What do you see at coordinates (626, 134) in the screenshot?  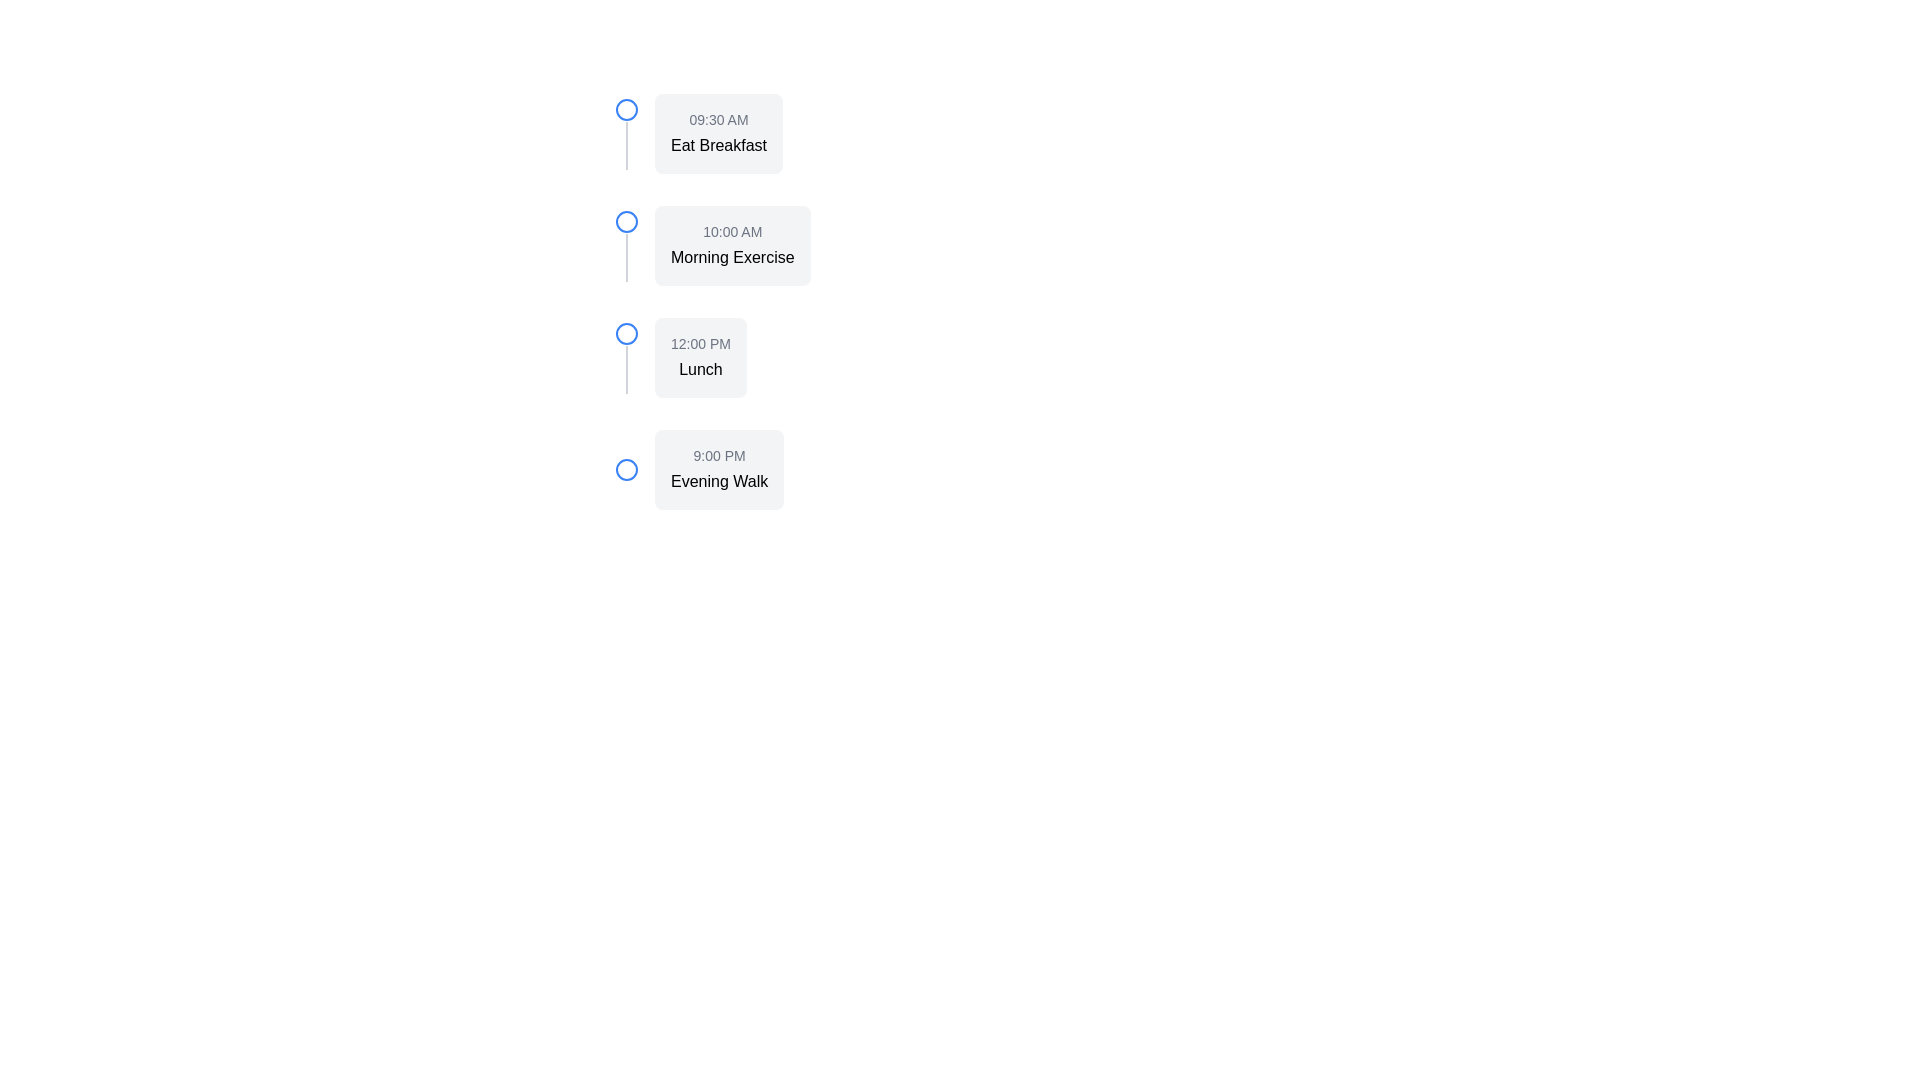 I see `the first Timeline Marker representing the event 'Eat Breakfast' at 09:30 AM` at bounding box center [626, 134].